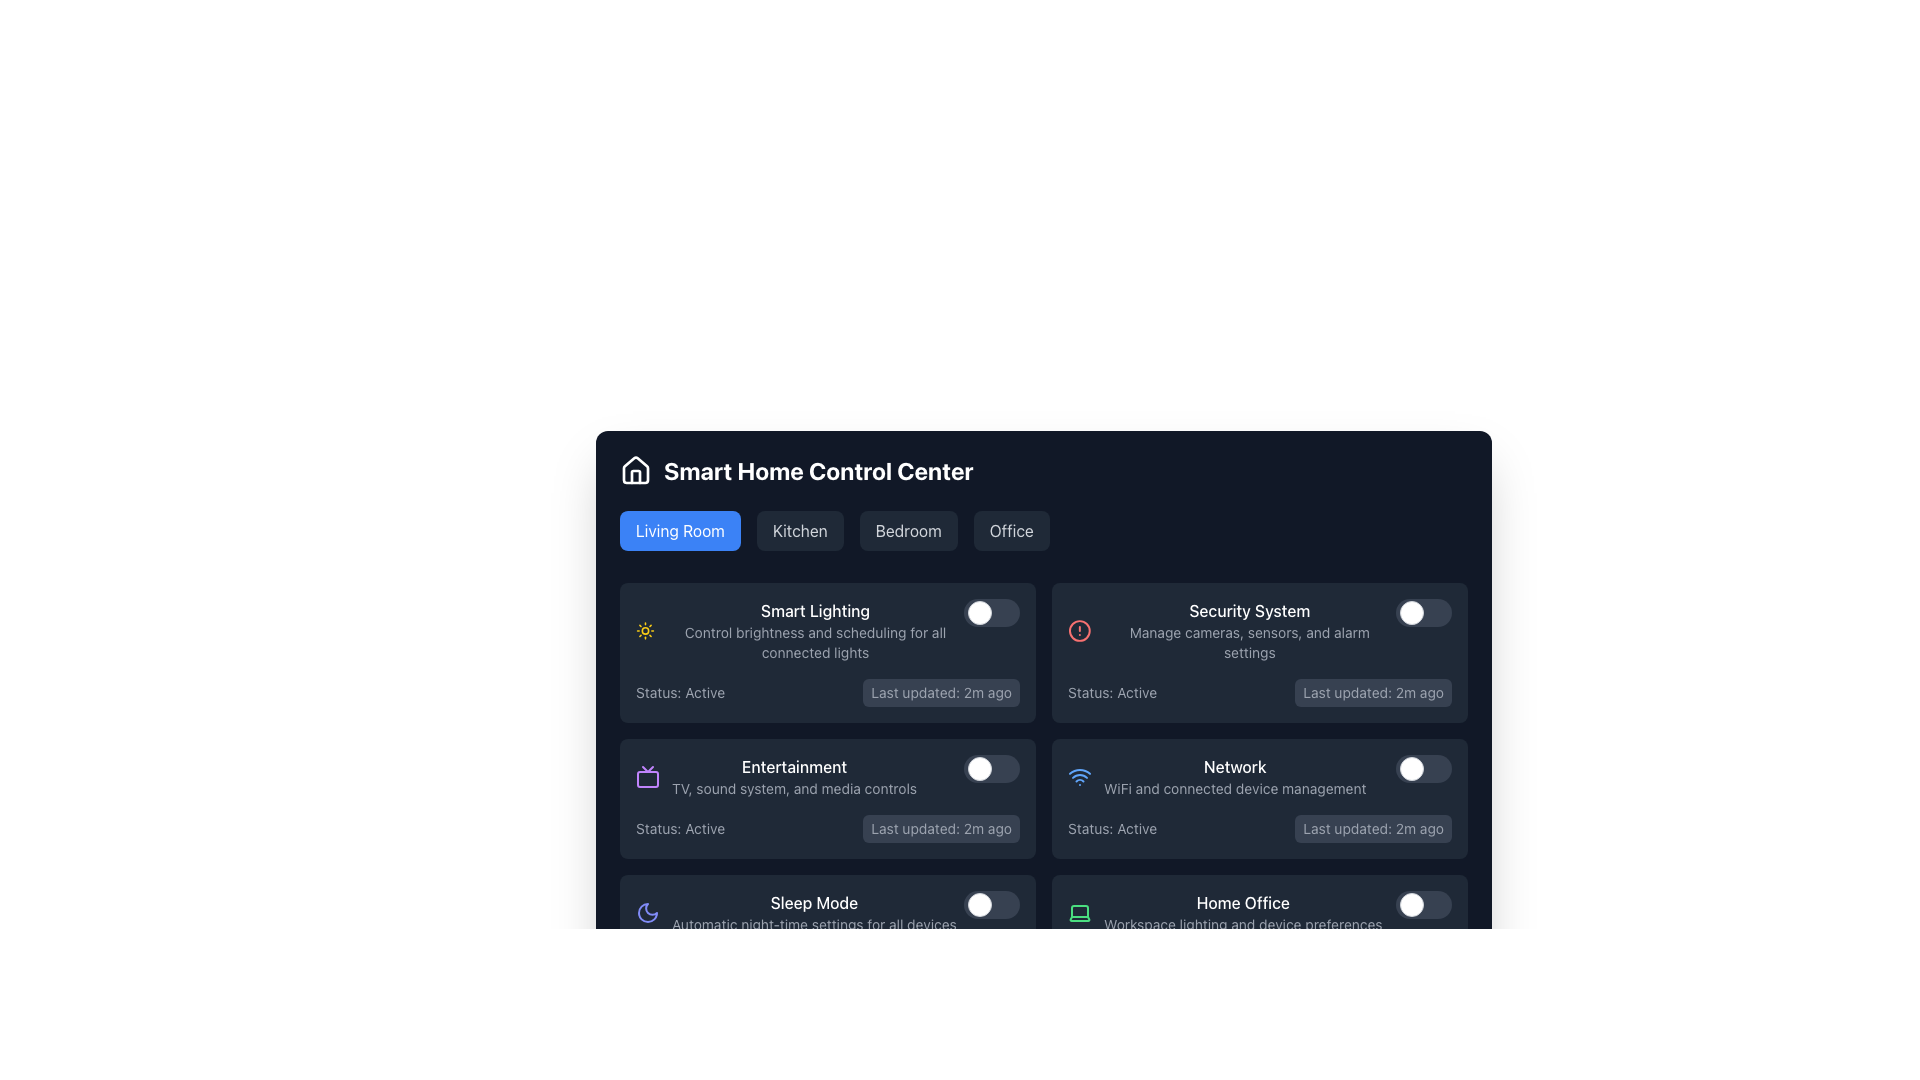 The image size is (1920, 1080). Describe the element at coordinates (828, 913) in the screenshot. I see `text description of the 'Sleep Mode' settings toggle located in the lower portion of the card-style component in the 'Living Room' section, specifically the third item in the second row` at that location.